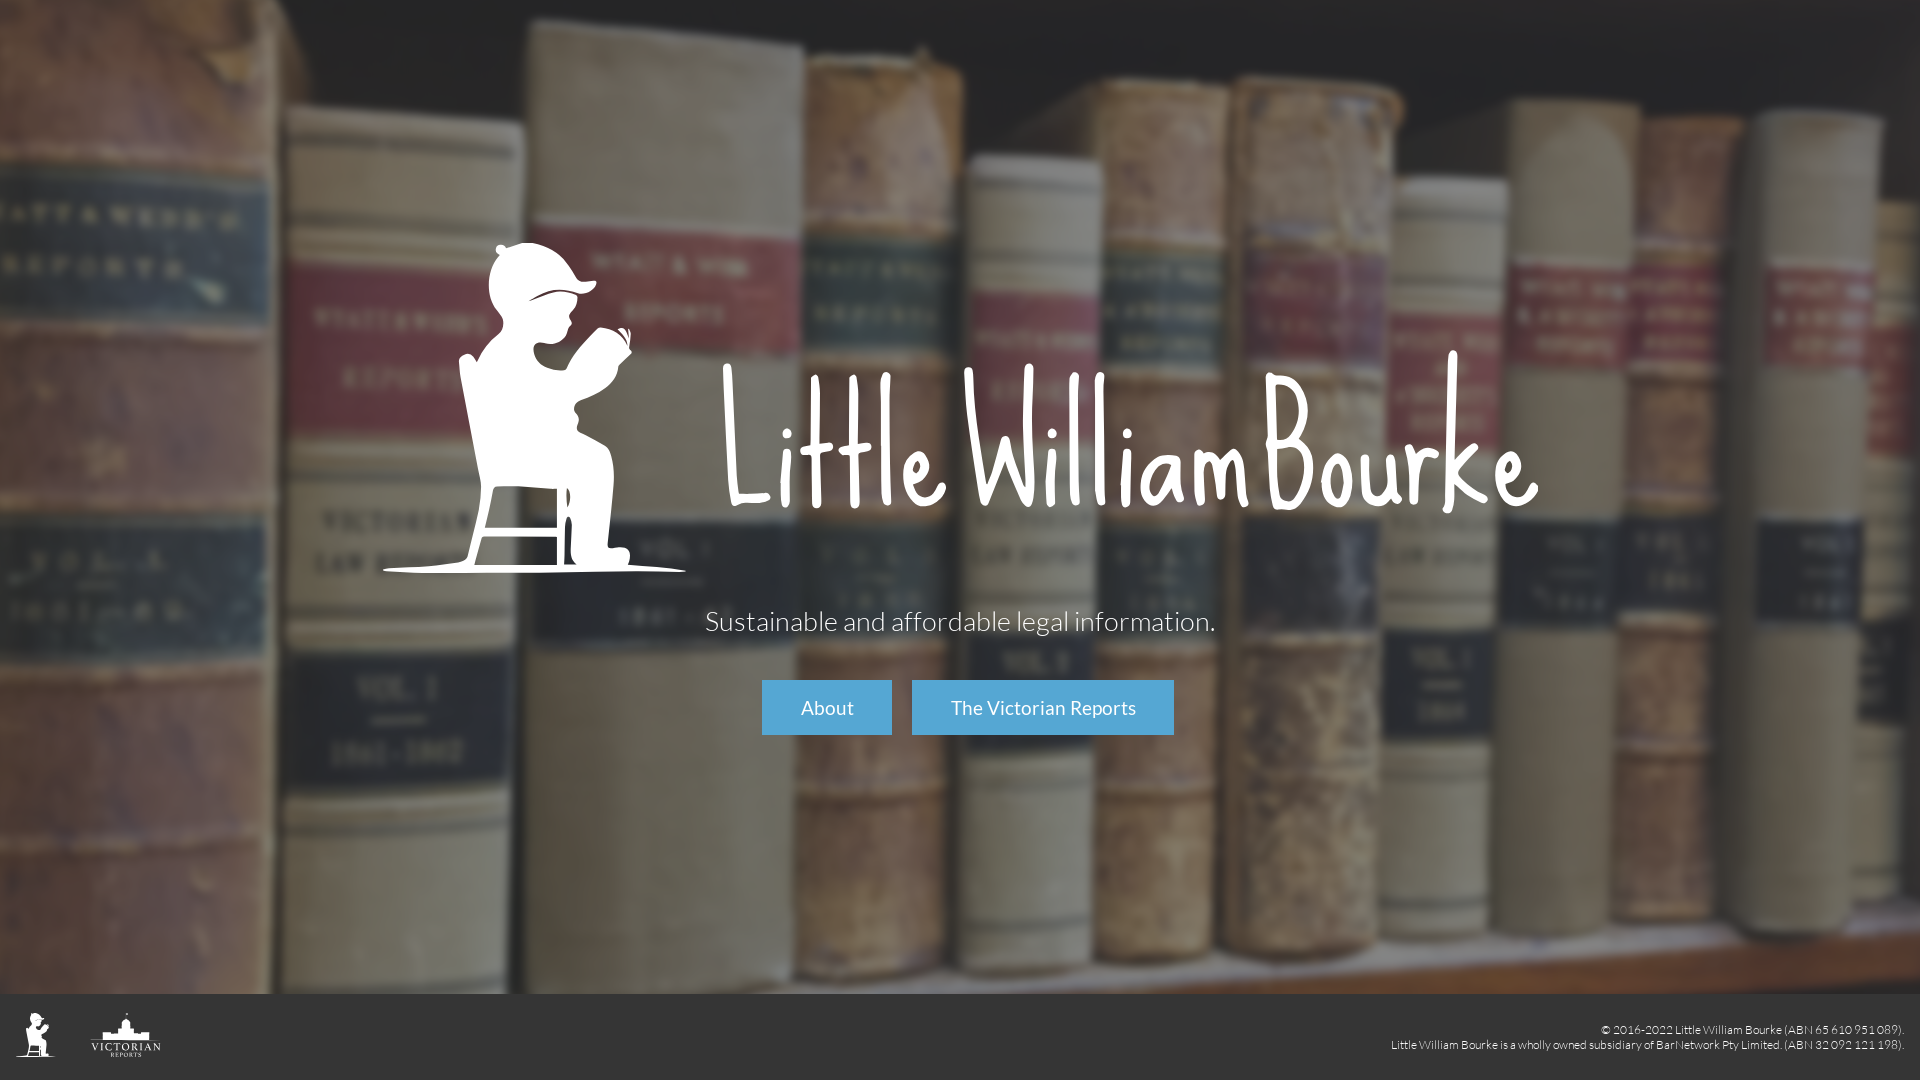  Describe the element at coordinates (911, 707) in the screenshot. I see `'The Victorian Reports'` at that location.